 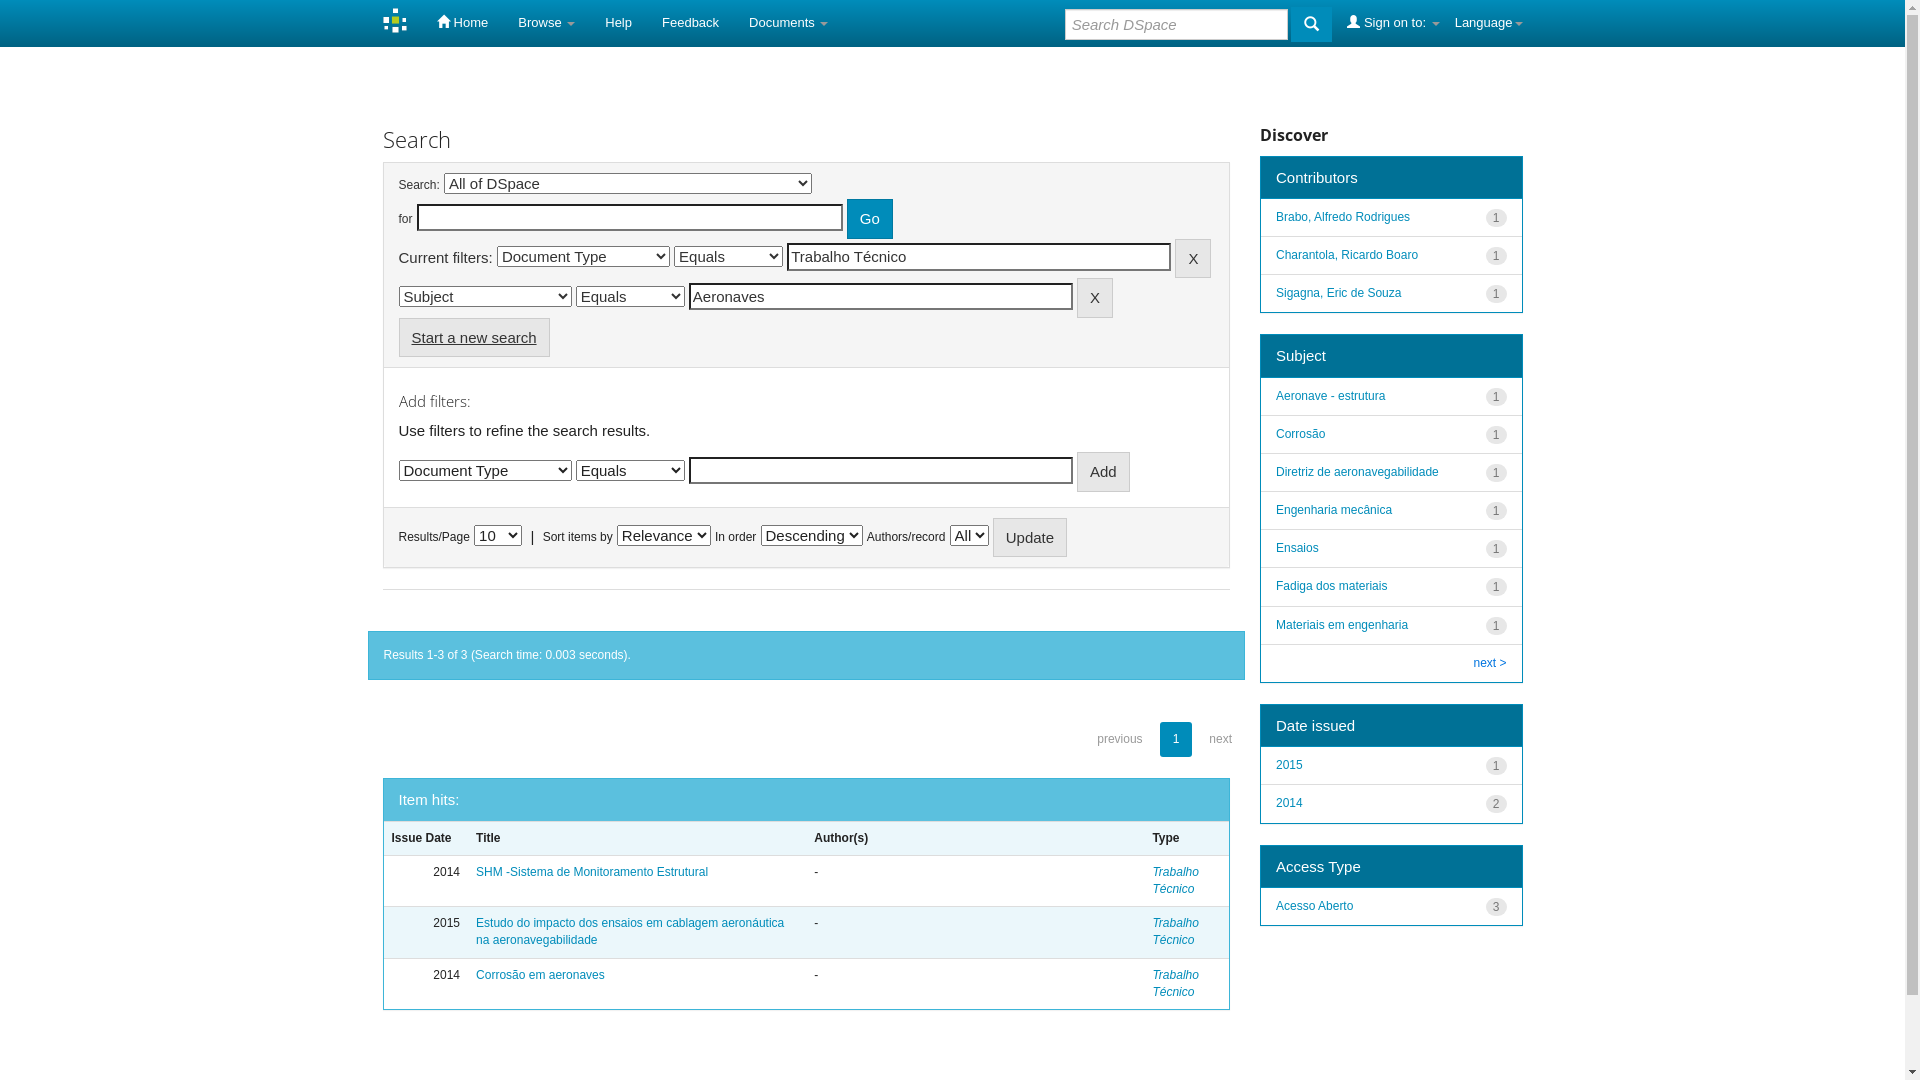 What do you see at coordinates (1075, 297) in the screenshot?
I see `'X'` at bounding box center [1075, 297].